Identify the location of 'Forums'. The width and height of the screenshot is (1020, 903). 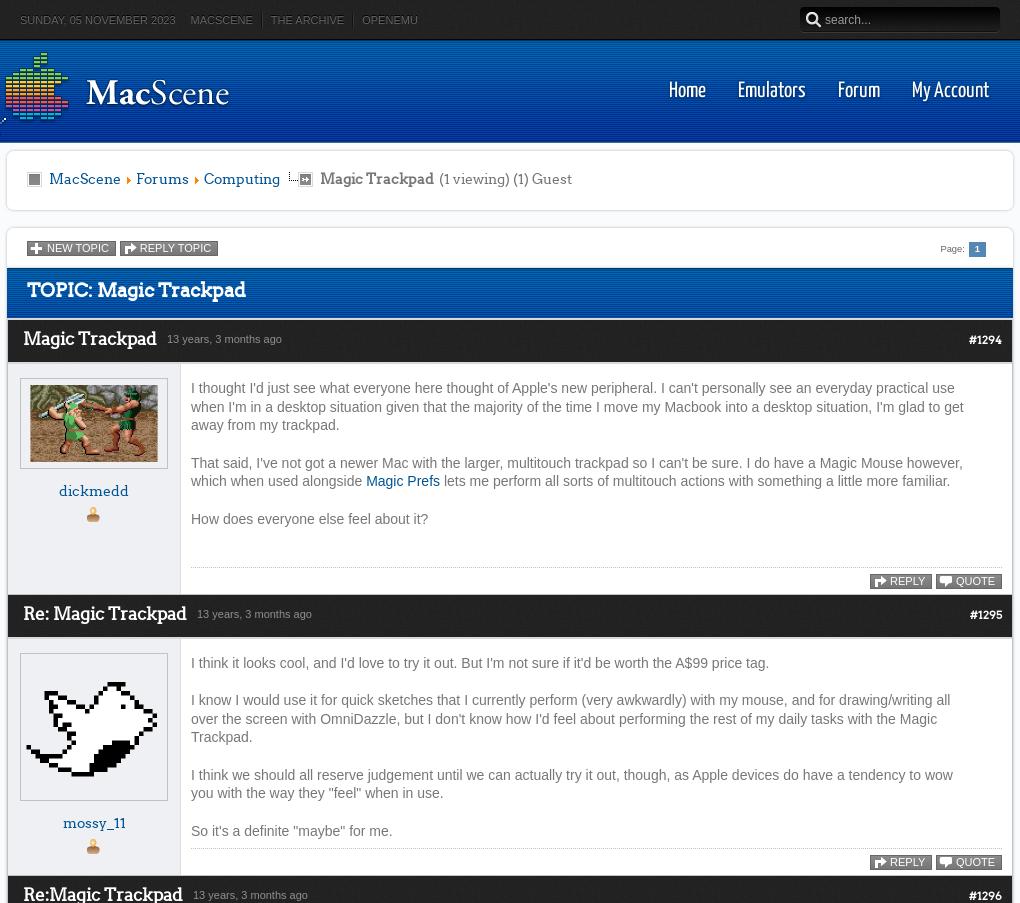
(162, 178).